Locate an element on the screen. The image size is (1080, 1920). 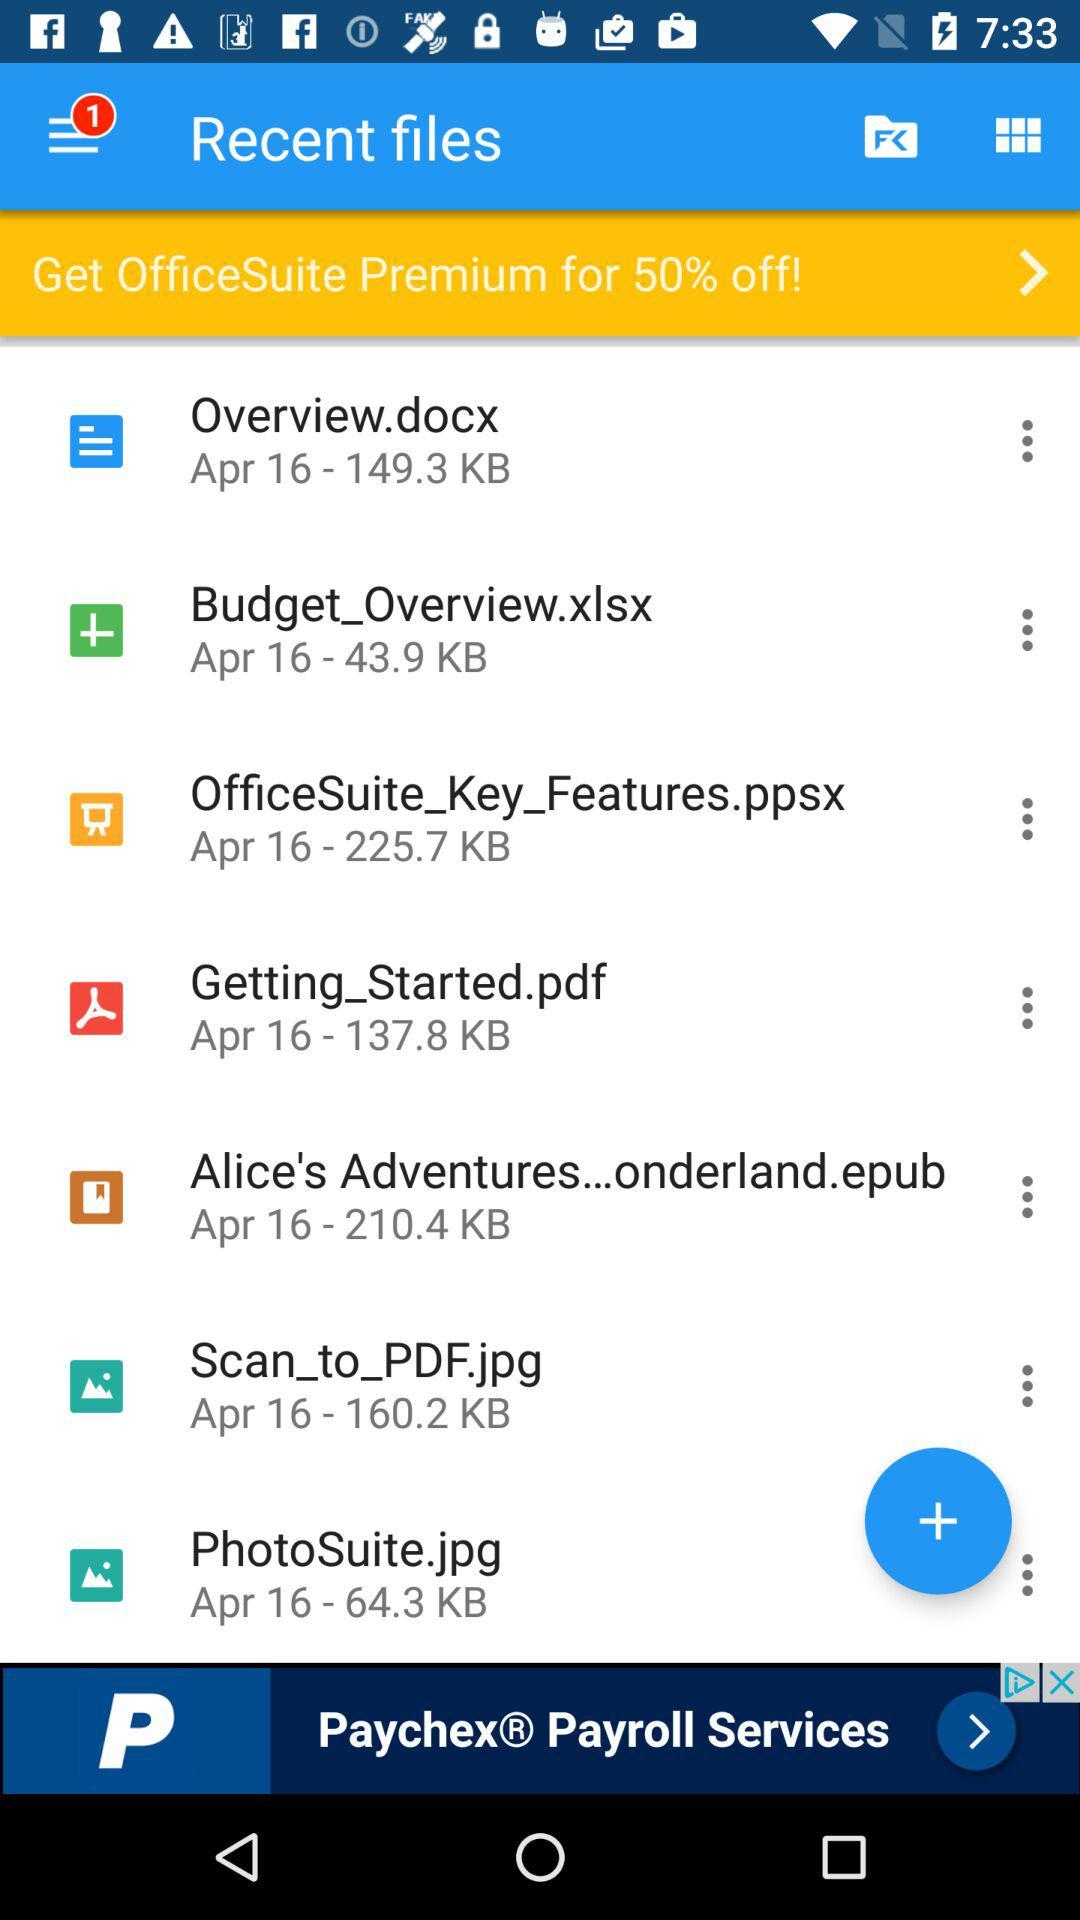
the content of the file is located at coordinates (1027, 819).